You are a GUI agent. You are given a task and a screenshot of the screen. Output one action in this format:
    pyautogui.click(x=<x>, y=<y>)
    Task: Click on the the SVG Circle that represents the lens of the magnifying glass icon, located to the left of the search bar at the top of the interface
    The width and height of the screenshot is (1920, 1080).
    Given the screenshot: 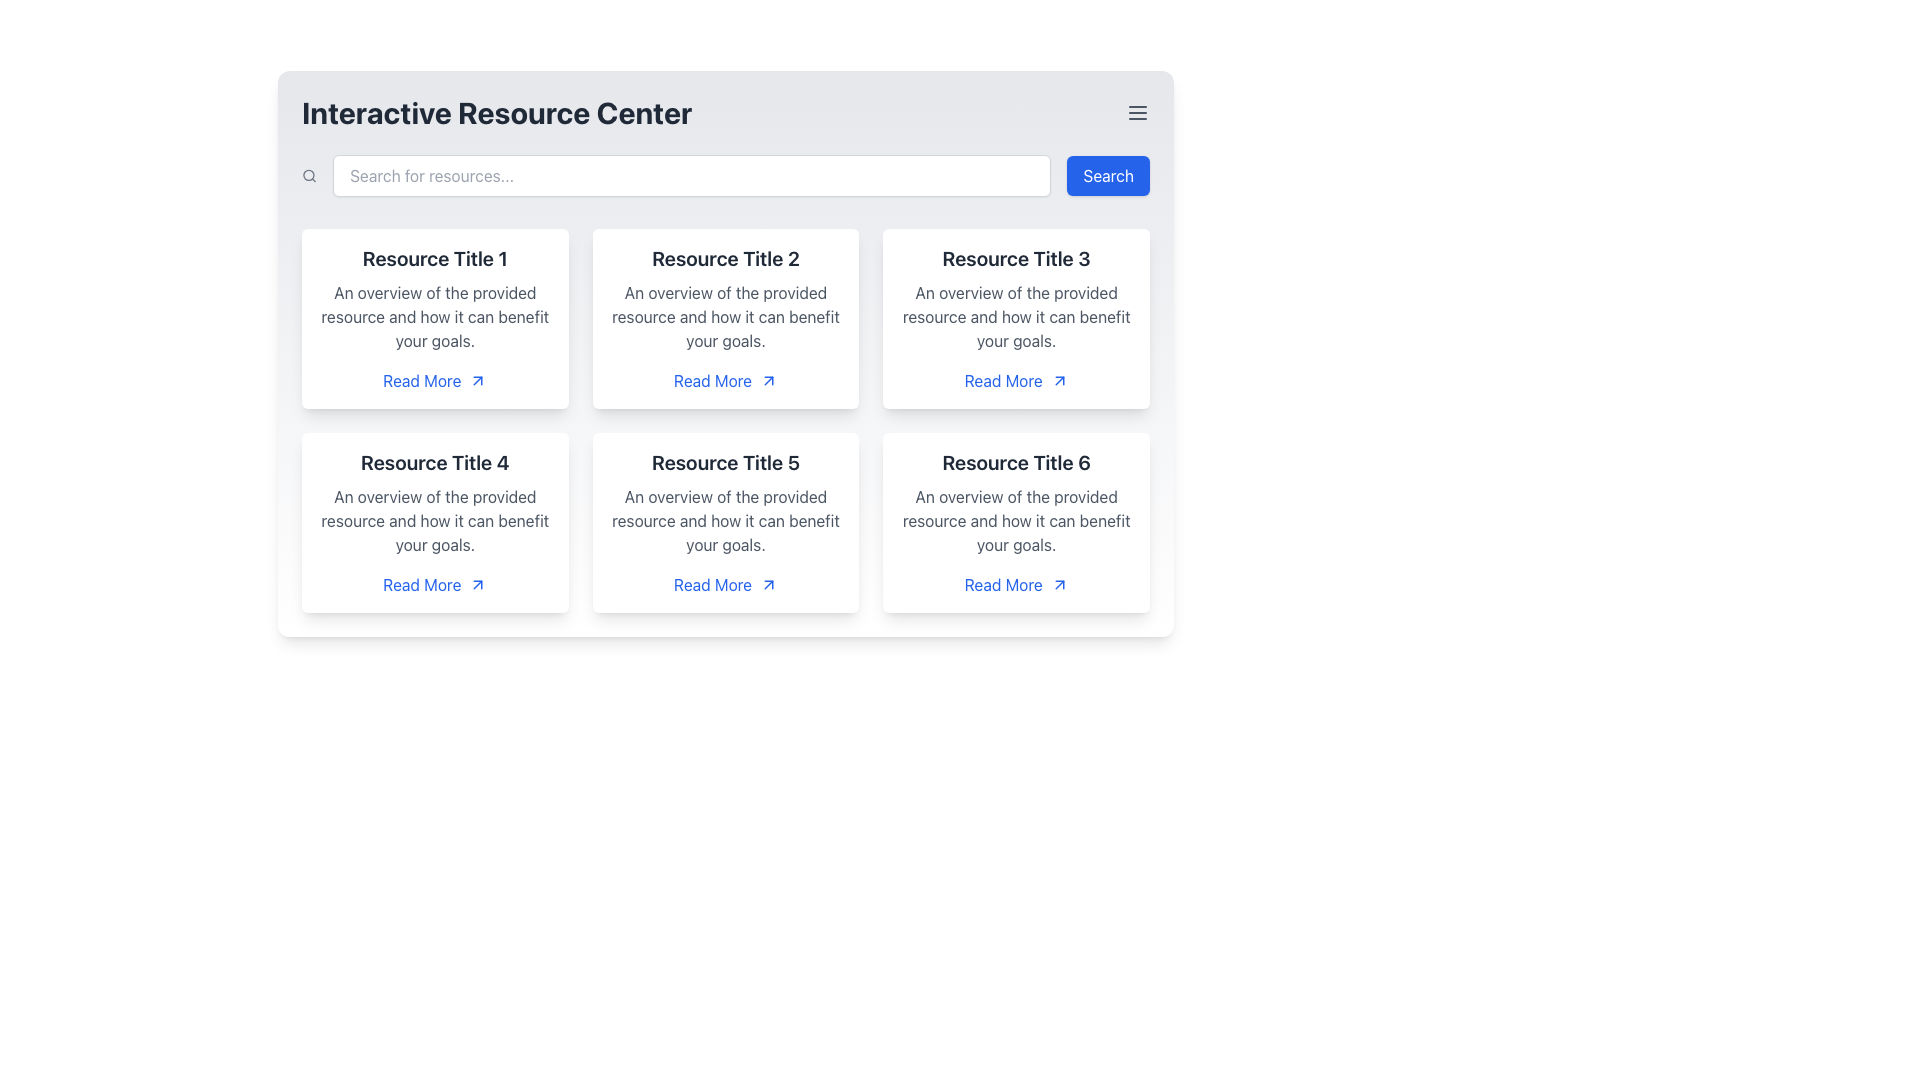 What is the action you would take?
    pyautogui.click(x=307, y=174)
    